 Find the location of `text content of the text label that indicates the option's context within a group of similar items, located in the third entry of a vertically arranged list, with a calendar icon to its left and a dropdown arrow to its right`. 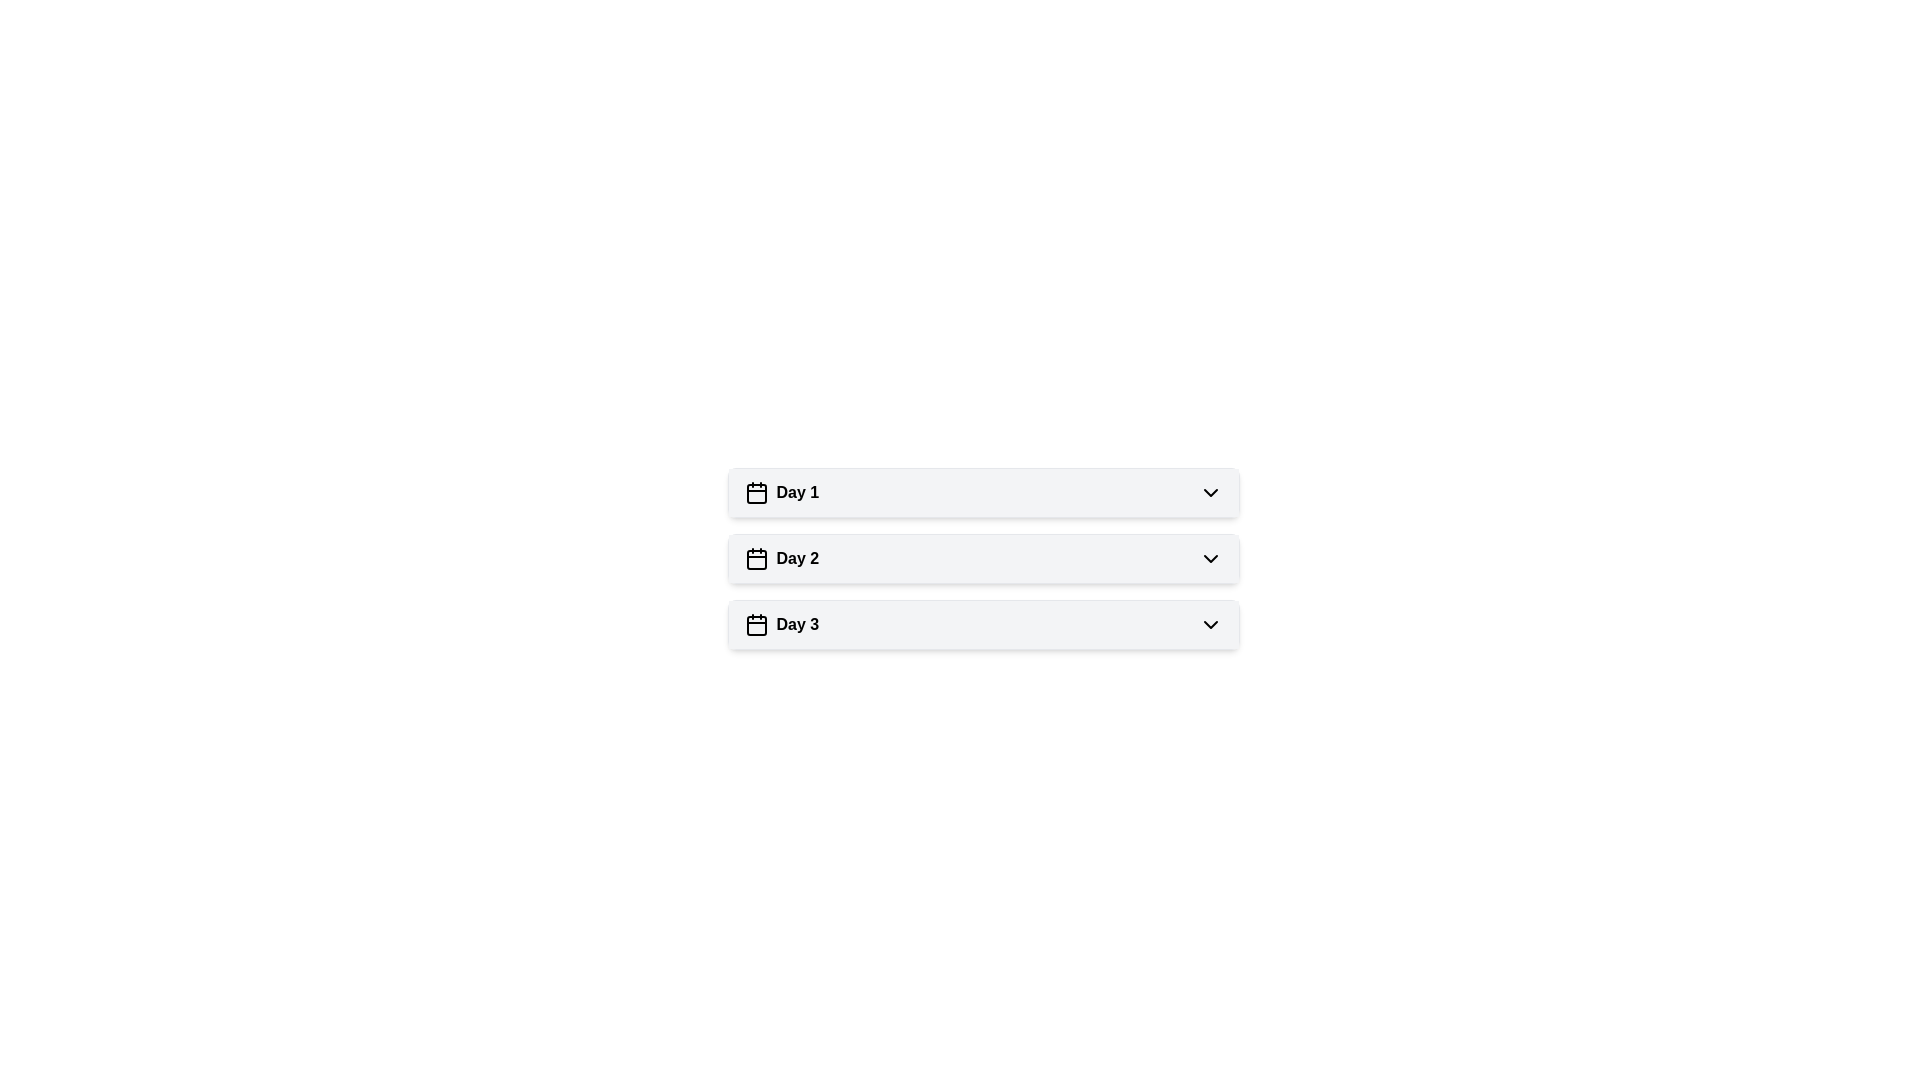

text content of the text label that indicates the option's context within a group of similar items, located in the third entry of a vertically arranged list, with a calendar icon to its left and a dropdown arrow to its right is located at coordinates (796, 623).